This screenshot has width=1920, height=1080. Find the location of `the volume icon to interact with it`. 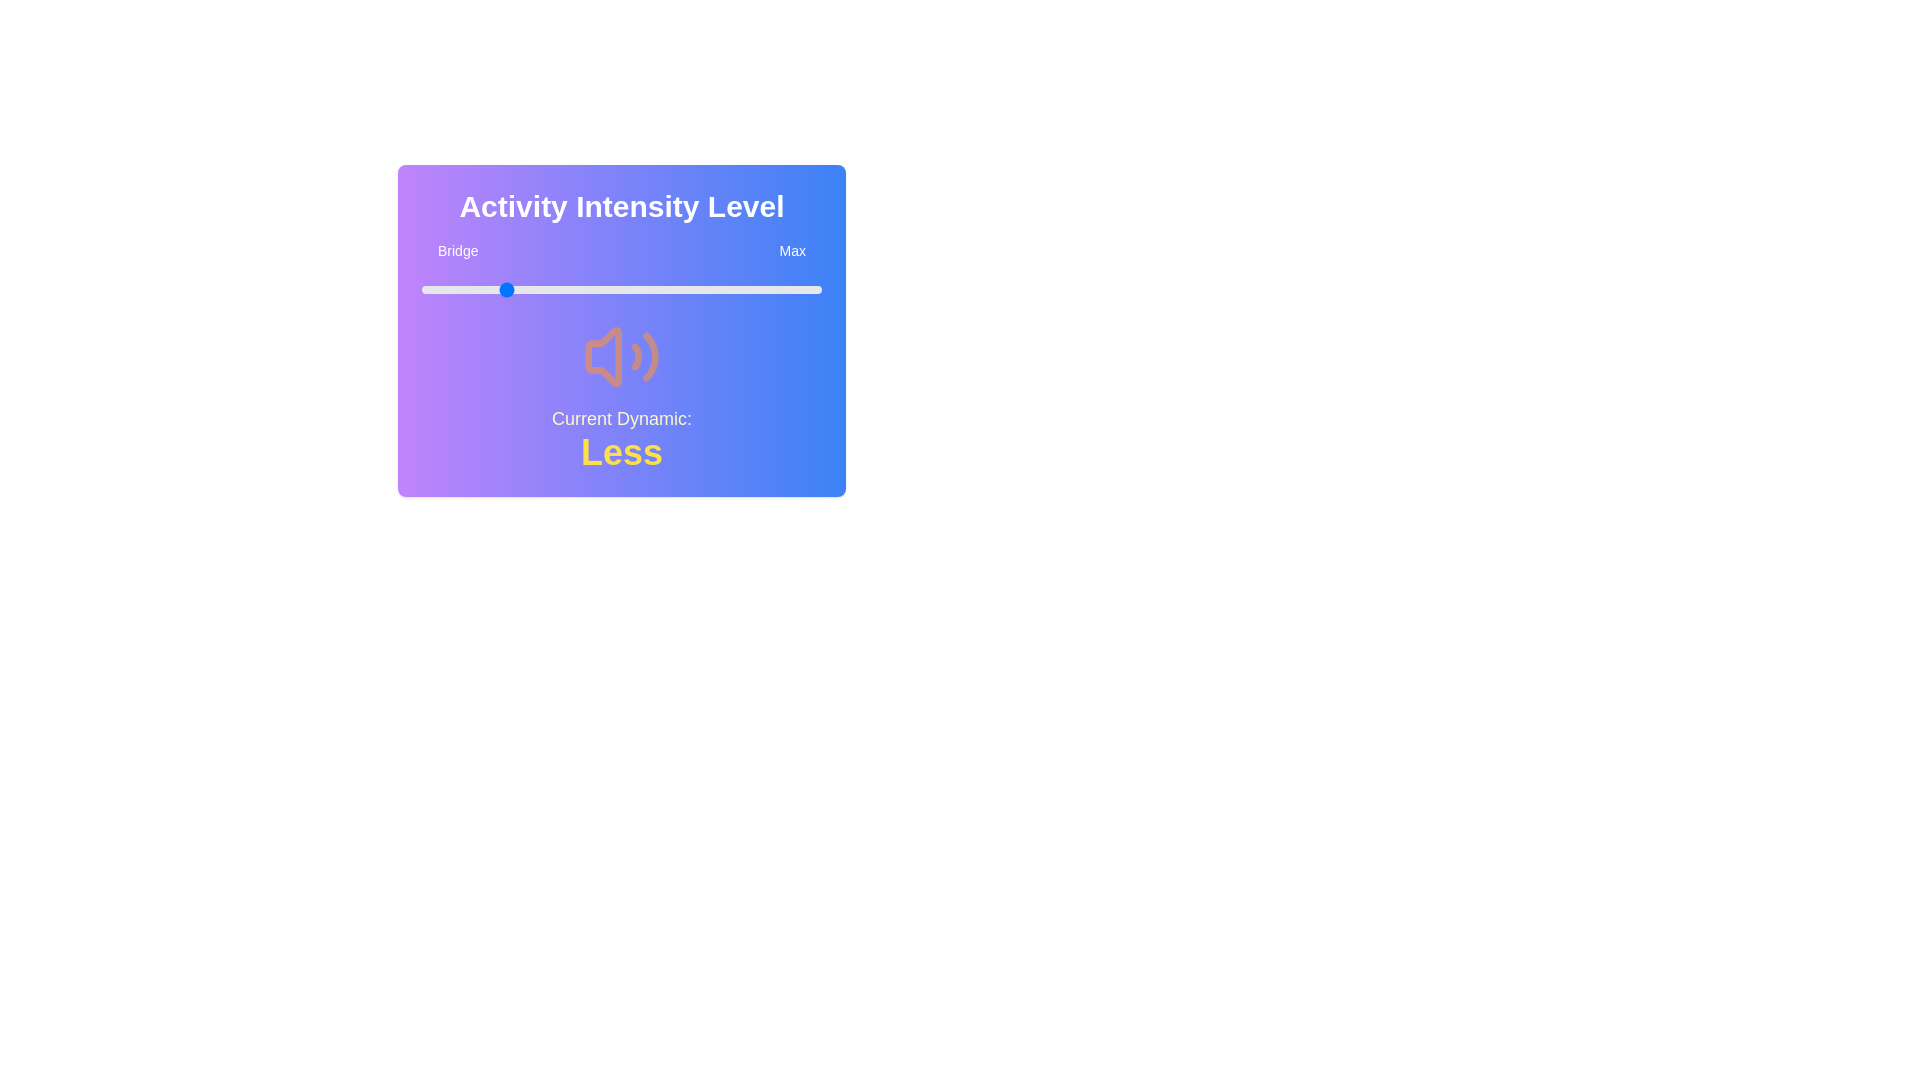

the volume icon to interact with it is located at coordinates (621, 356).